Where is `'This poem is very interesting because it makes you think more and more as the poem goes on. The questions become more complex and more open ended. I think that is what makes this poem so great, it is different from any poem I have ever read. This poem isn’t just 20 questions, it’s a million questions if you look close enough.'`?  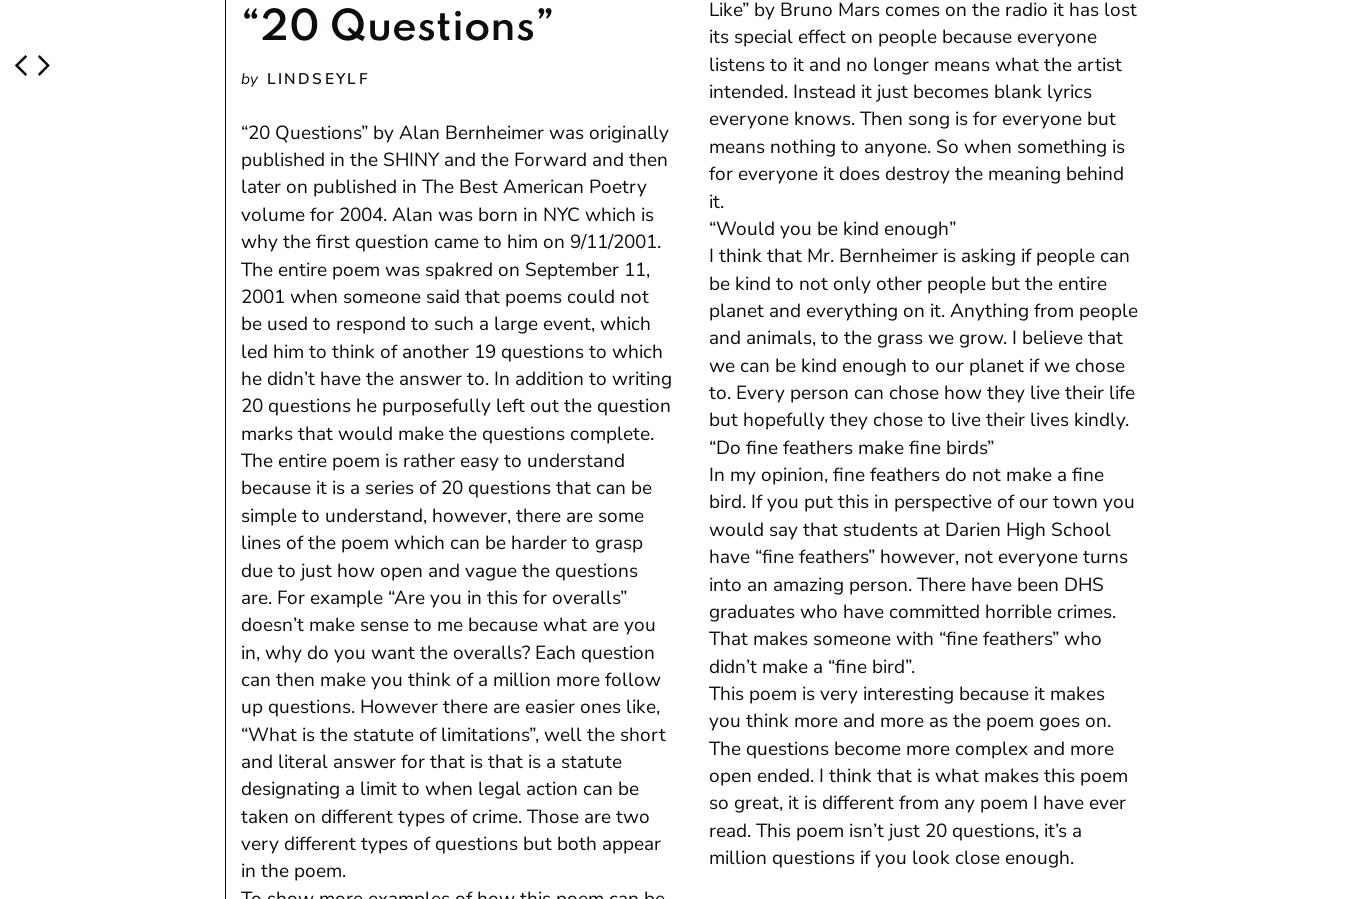 'This poem is very interesting because it makes you think more and more as the poem goes on. The questions become more complex and more open ended. I think that is what makes this poem so great, it is different from any poem I have ever read. This poem isn’t just 20 questions, it’s a million questions if you look close enough.' is located at coordinates (707, 775).